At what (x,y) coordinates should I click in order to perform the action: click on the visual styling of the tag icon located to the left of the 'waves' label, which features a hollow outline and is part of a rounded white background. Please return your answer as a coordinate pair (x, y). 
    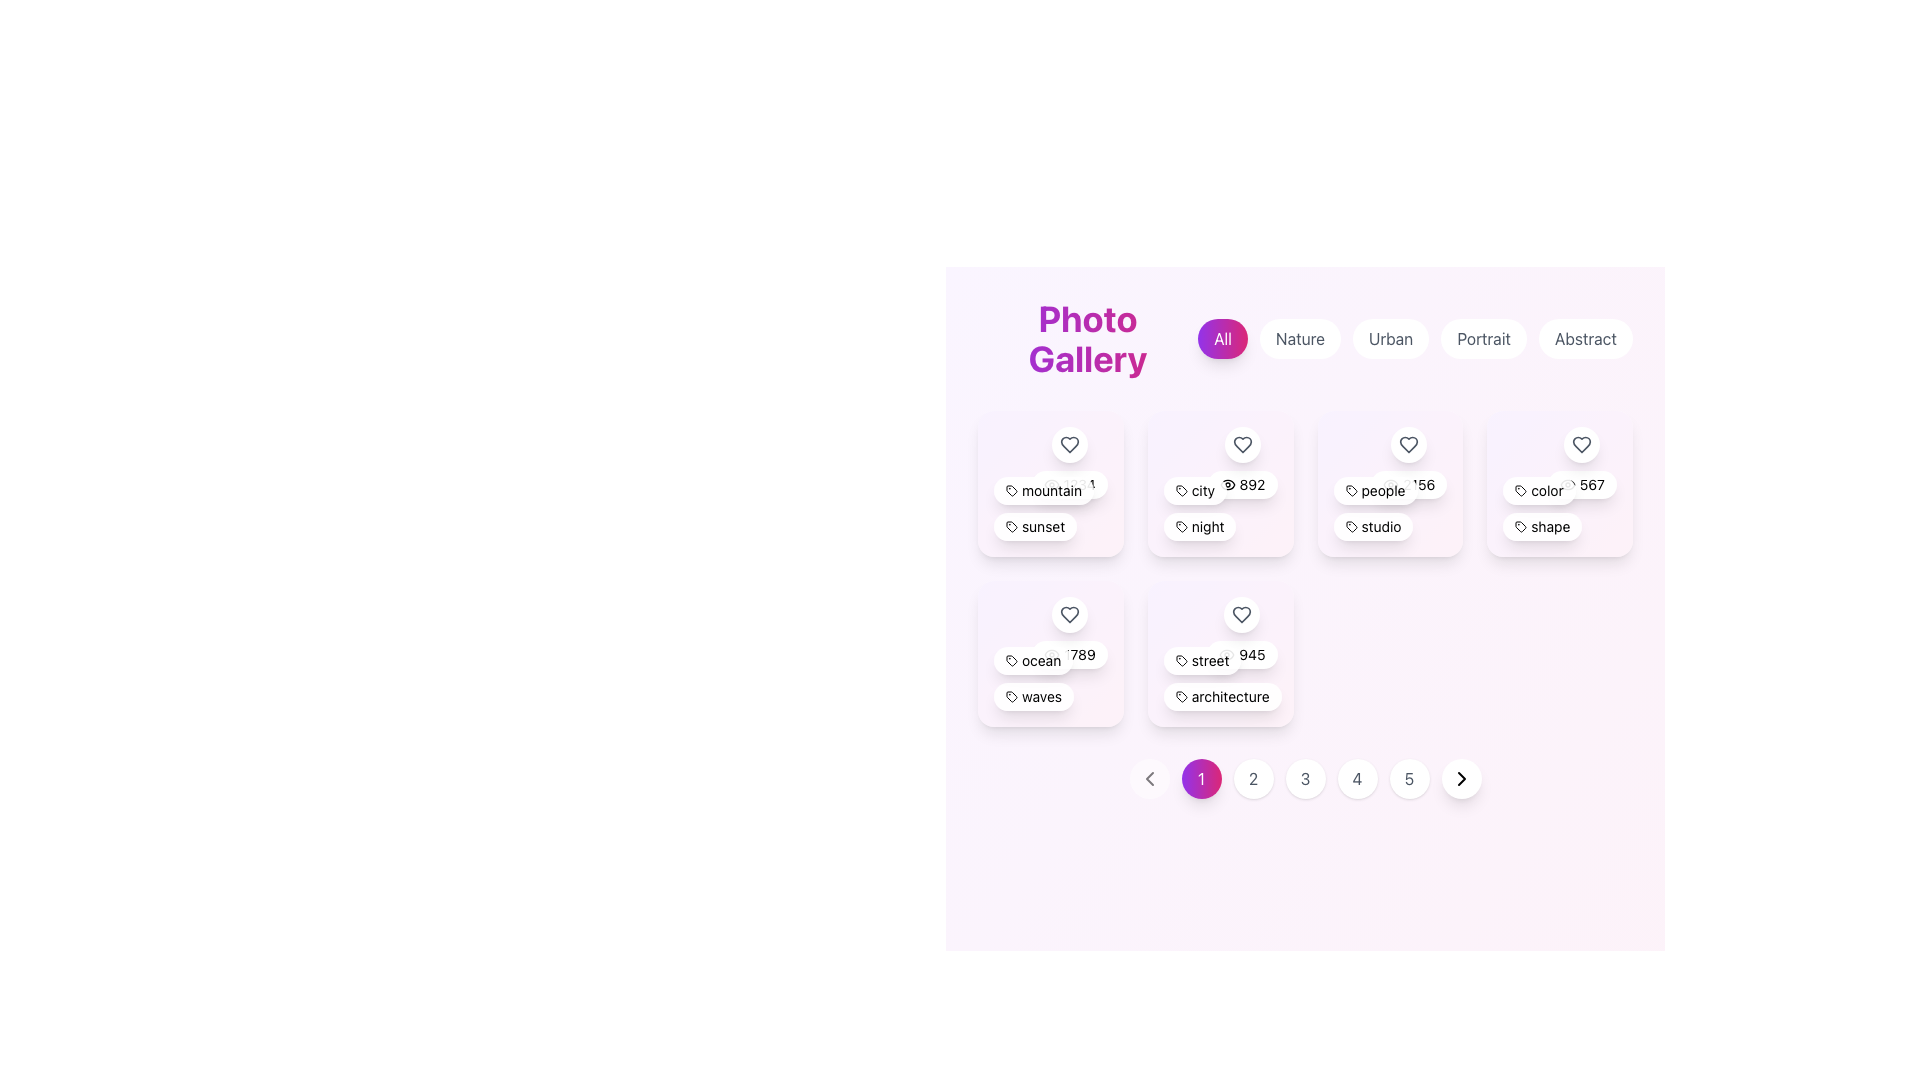
    Looking at the image, I should click on (1012, 695).